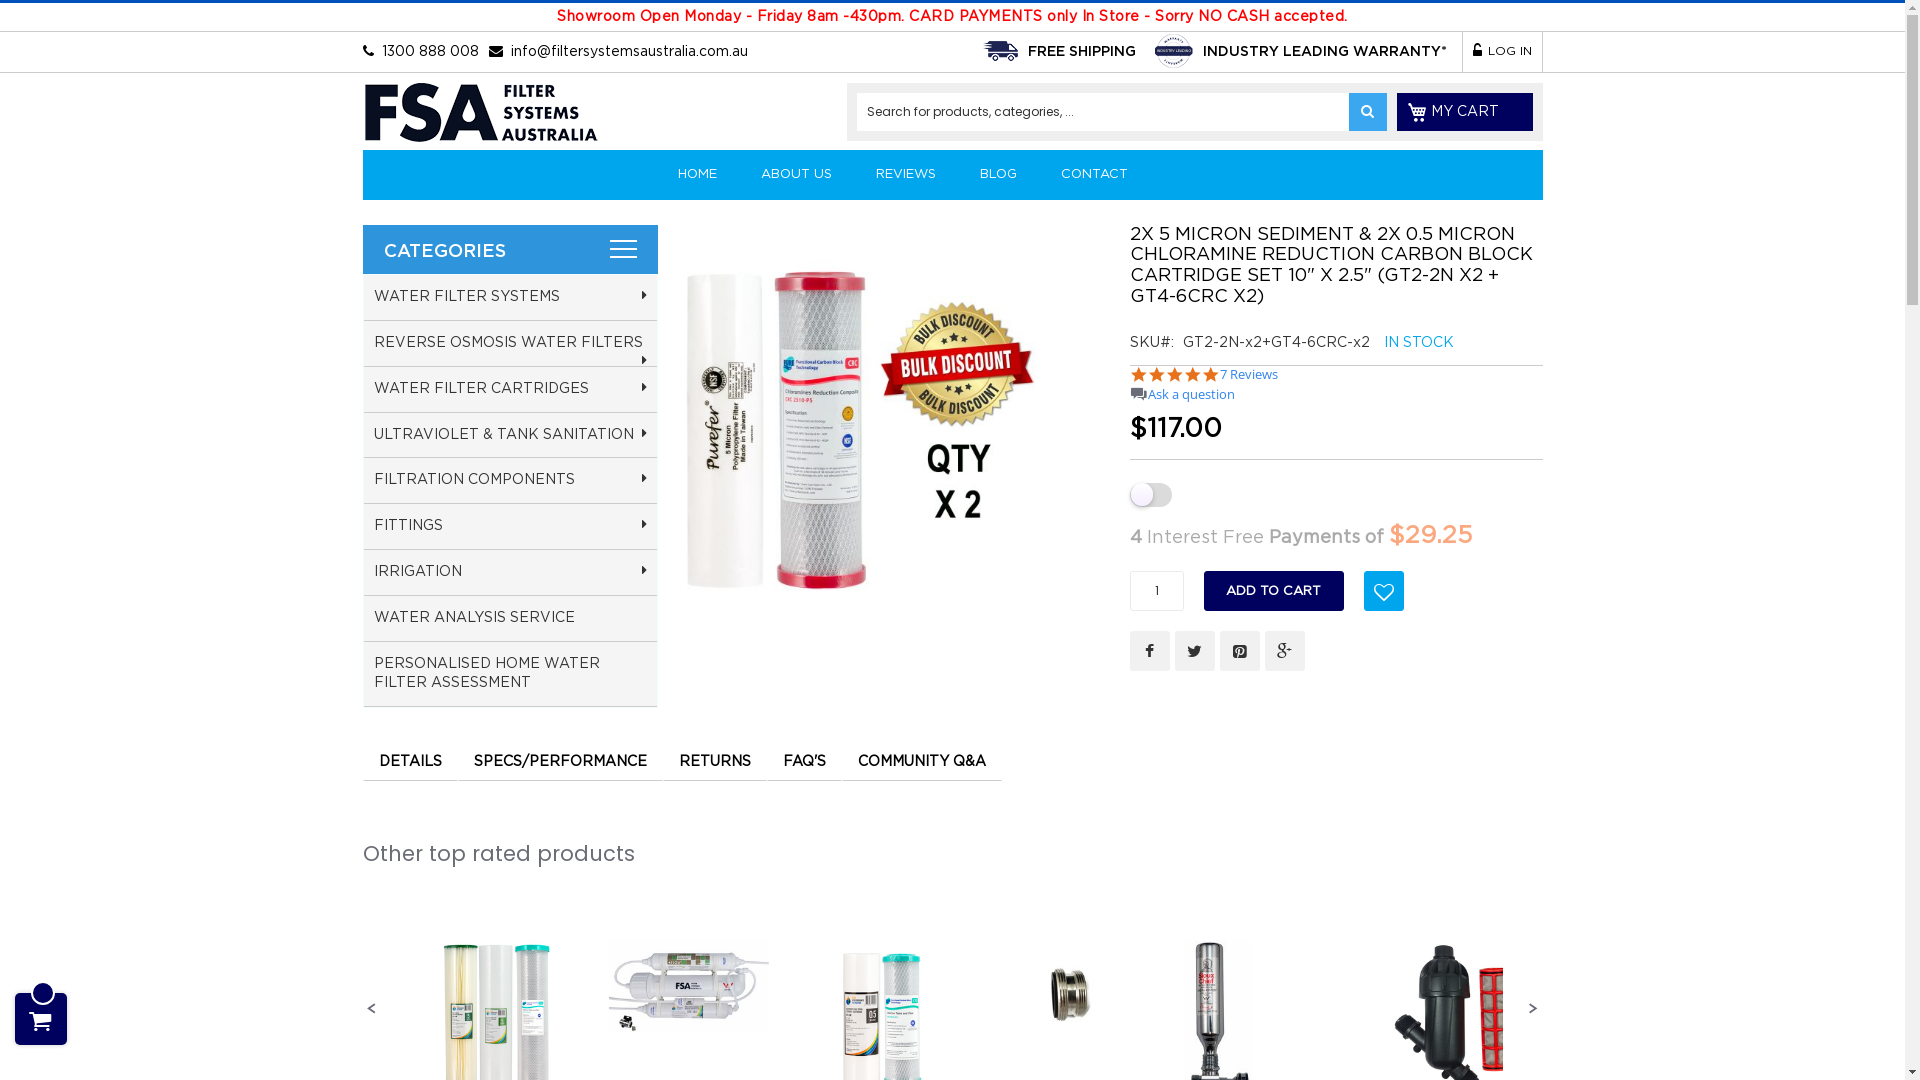  I want to click on 'ADD TO CART', so click(1272, 589).